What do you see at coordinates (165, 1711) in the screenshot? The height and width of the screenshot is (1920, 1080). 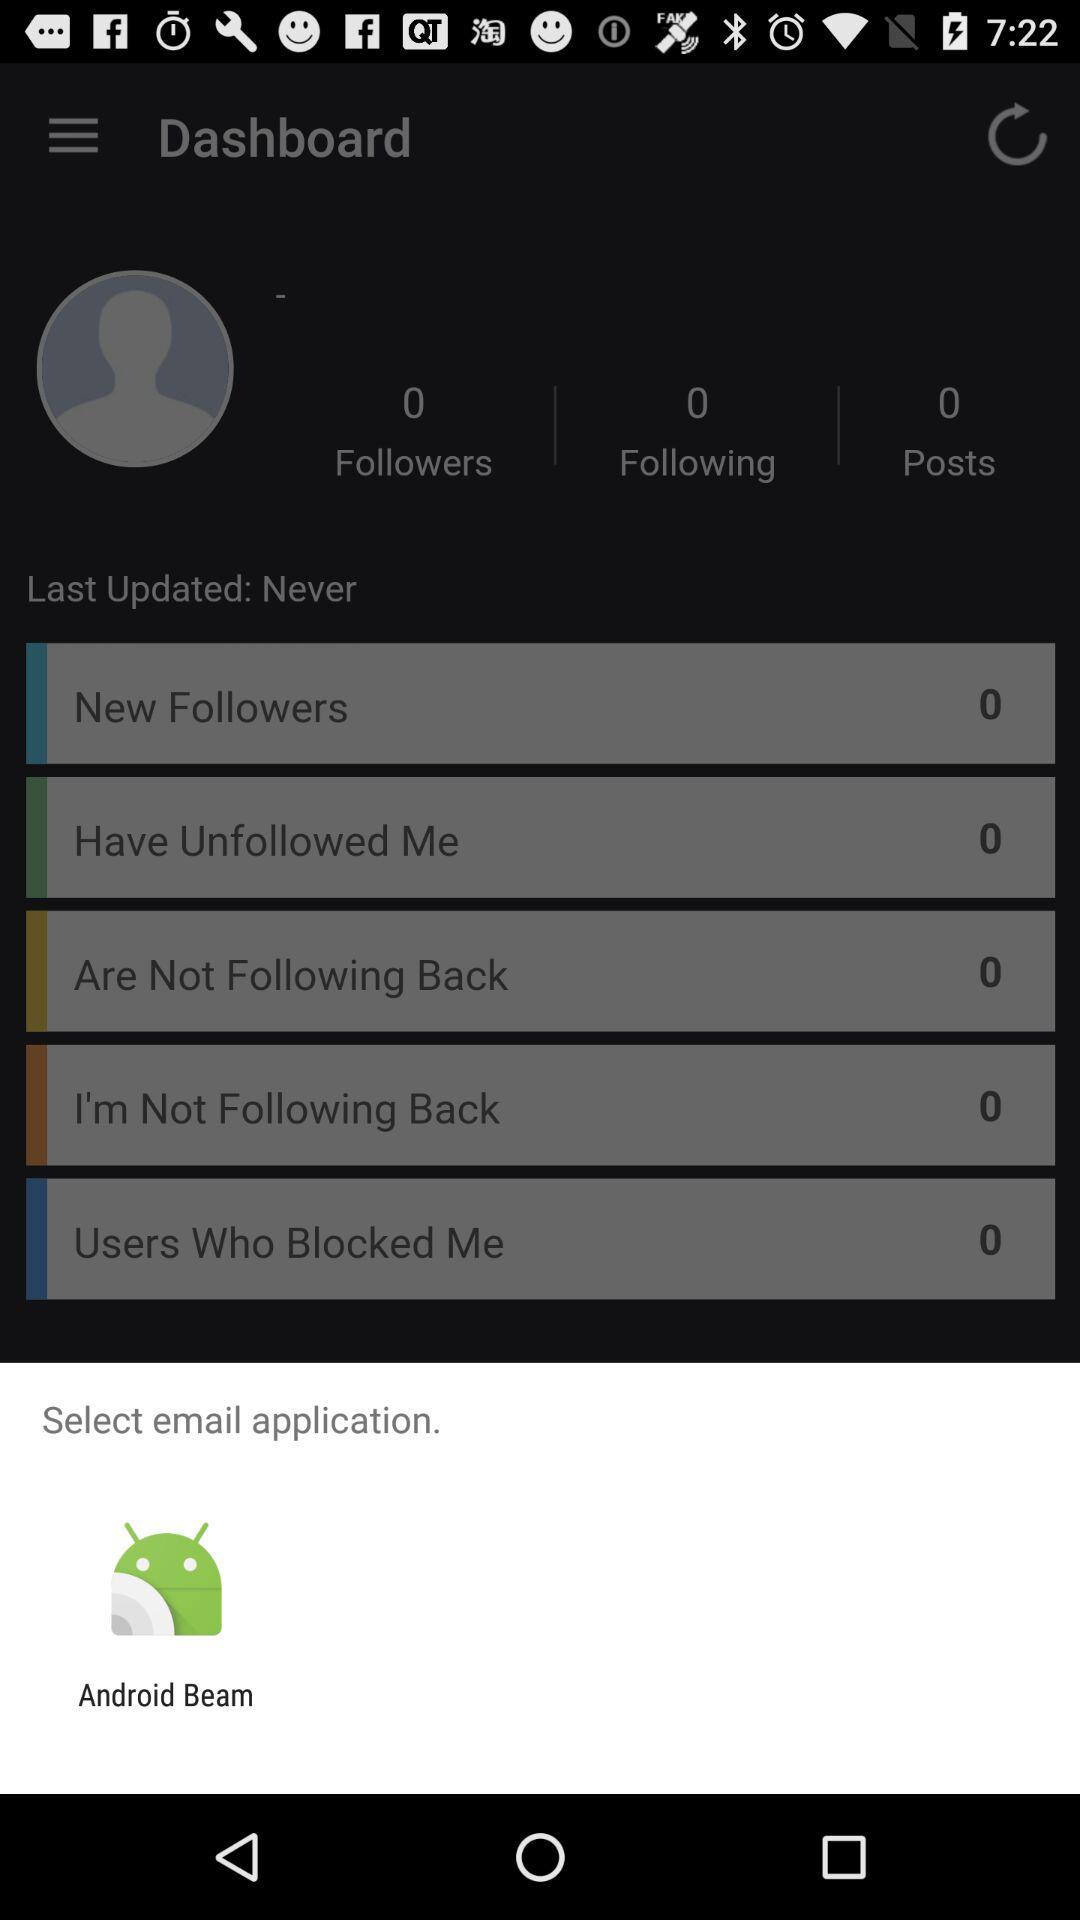 I see `the android beam app` at bounding box center [165, 1711].